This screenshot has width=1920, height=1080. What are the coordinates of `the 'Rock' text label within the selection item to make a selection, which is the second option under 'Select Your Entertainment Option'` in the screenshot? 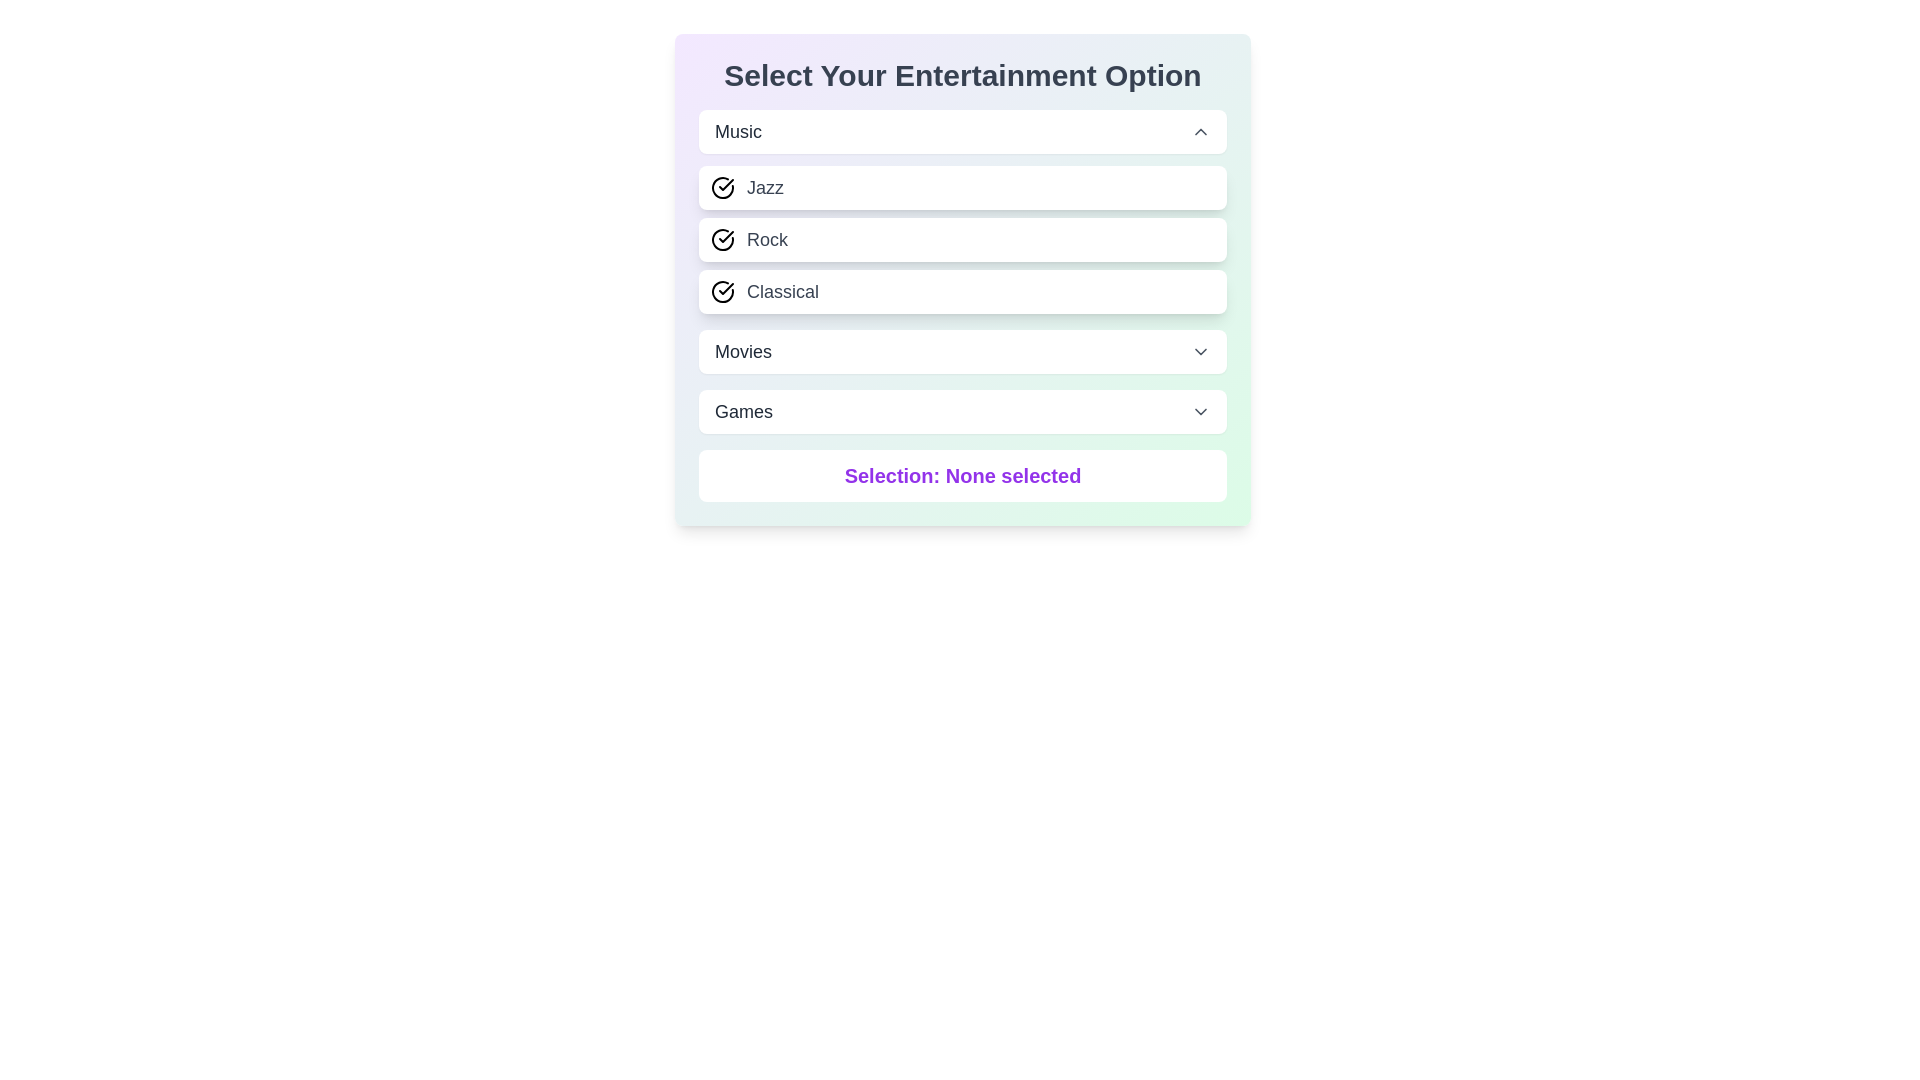 It's located at (766, 238).